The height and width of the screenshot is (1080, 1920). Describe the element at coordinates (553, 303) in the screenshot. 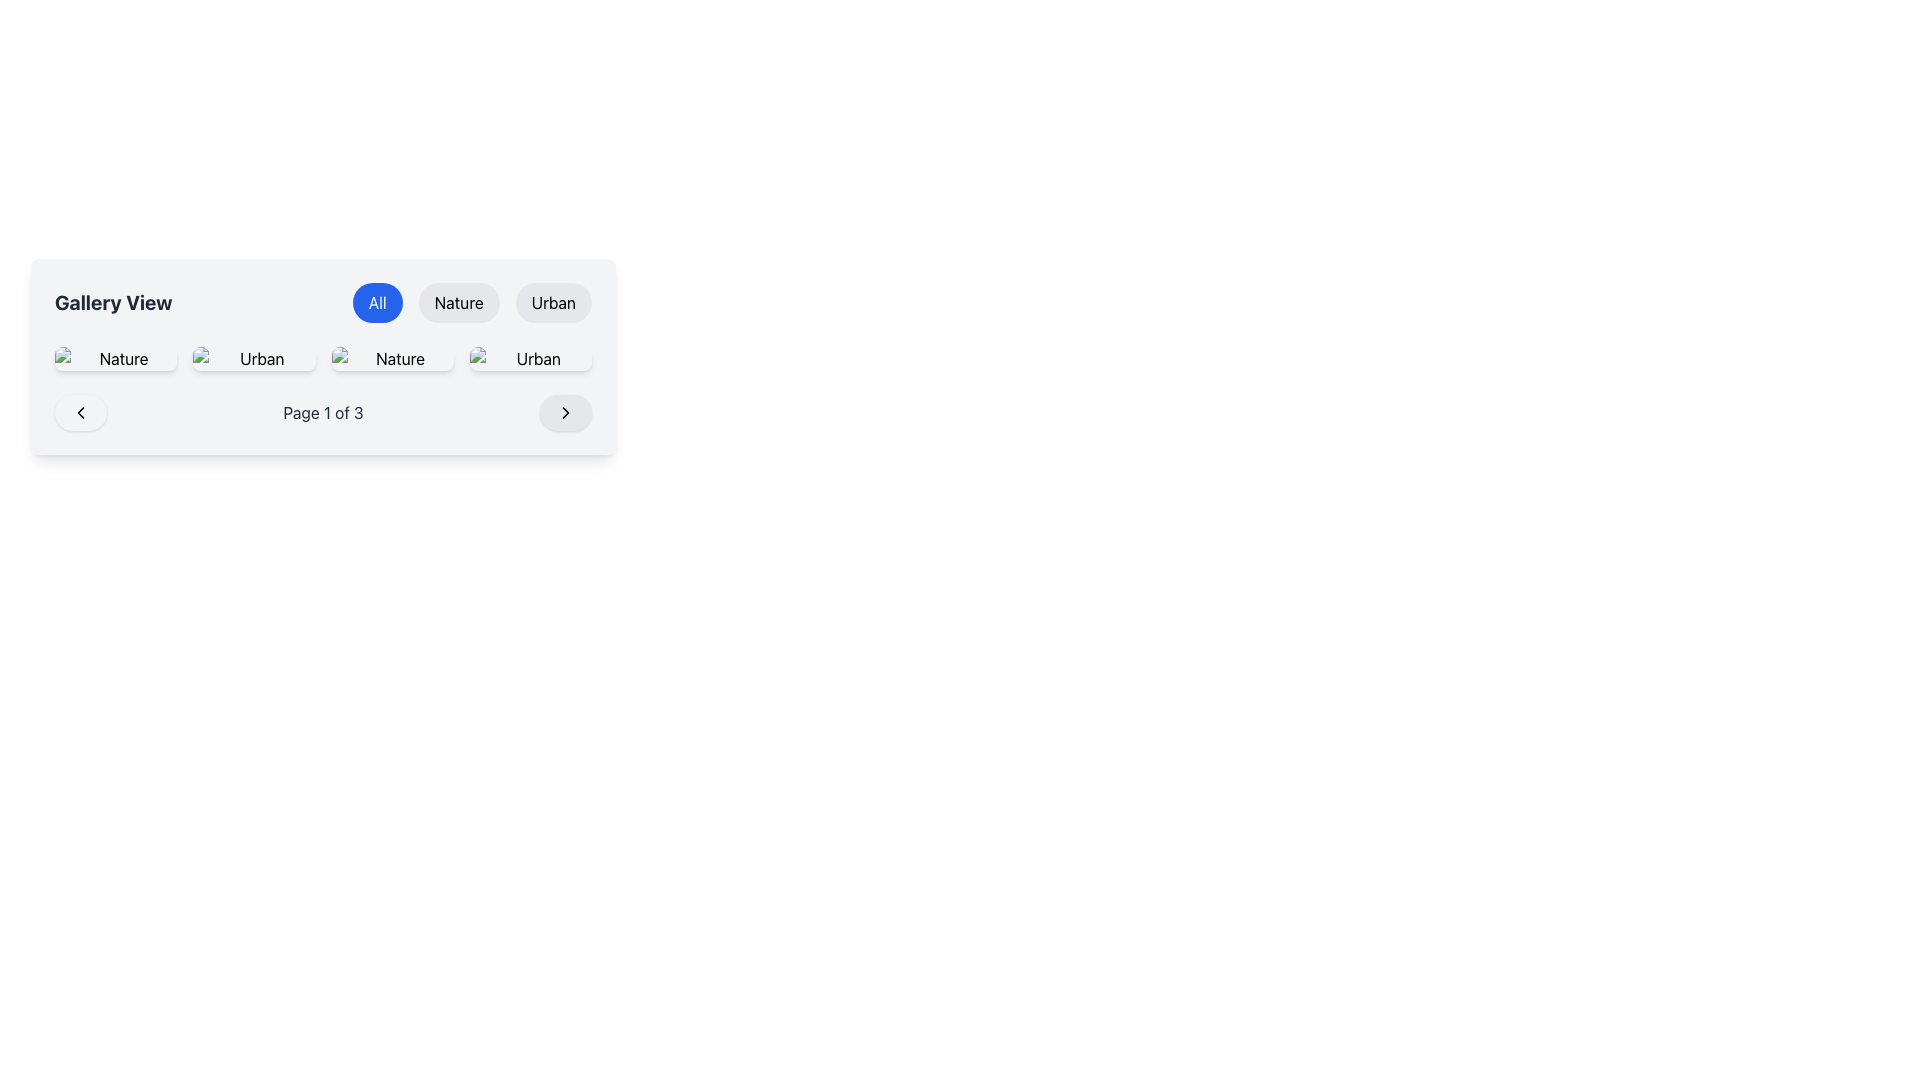

I see `the 'Urban' button` at that location.